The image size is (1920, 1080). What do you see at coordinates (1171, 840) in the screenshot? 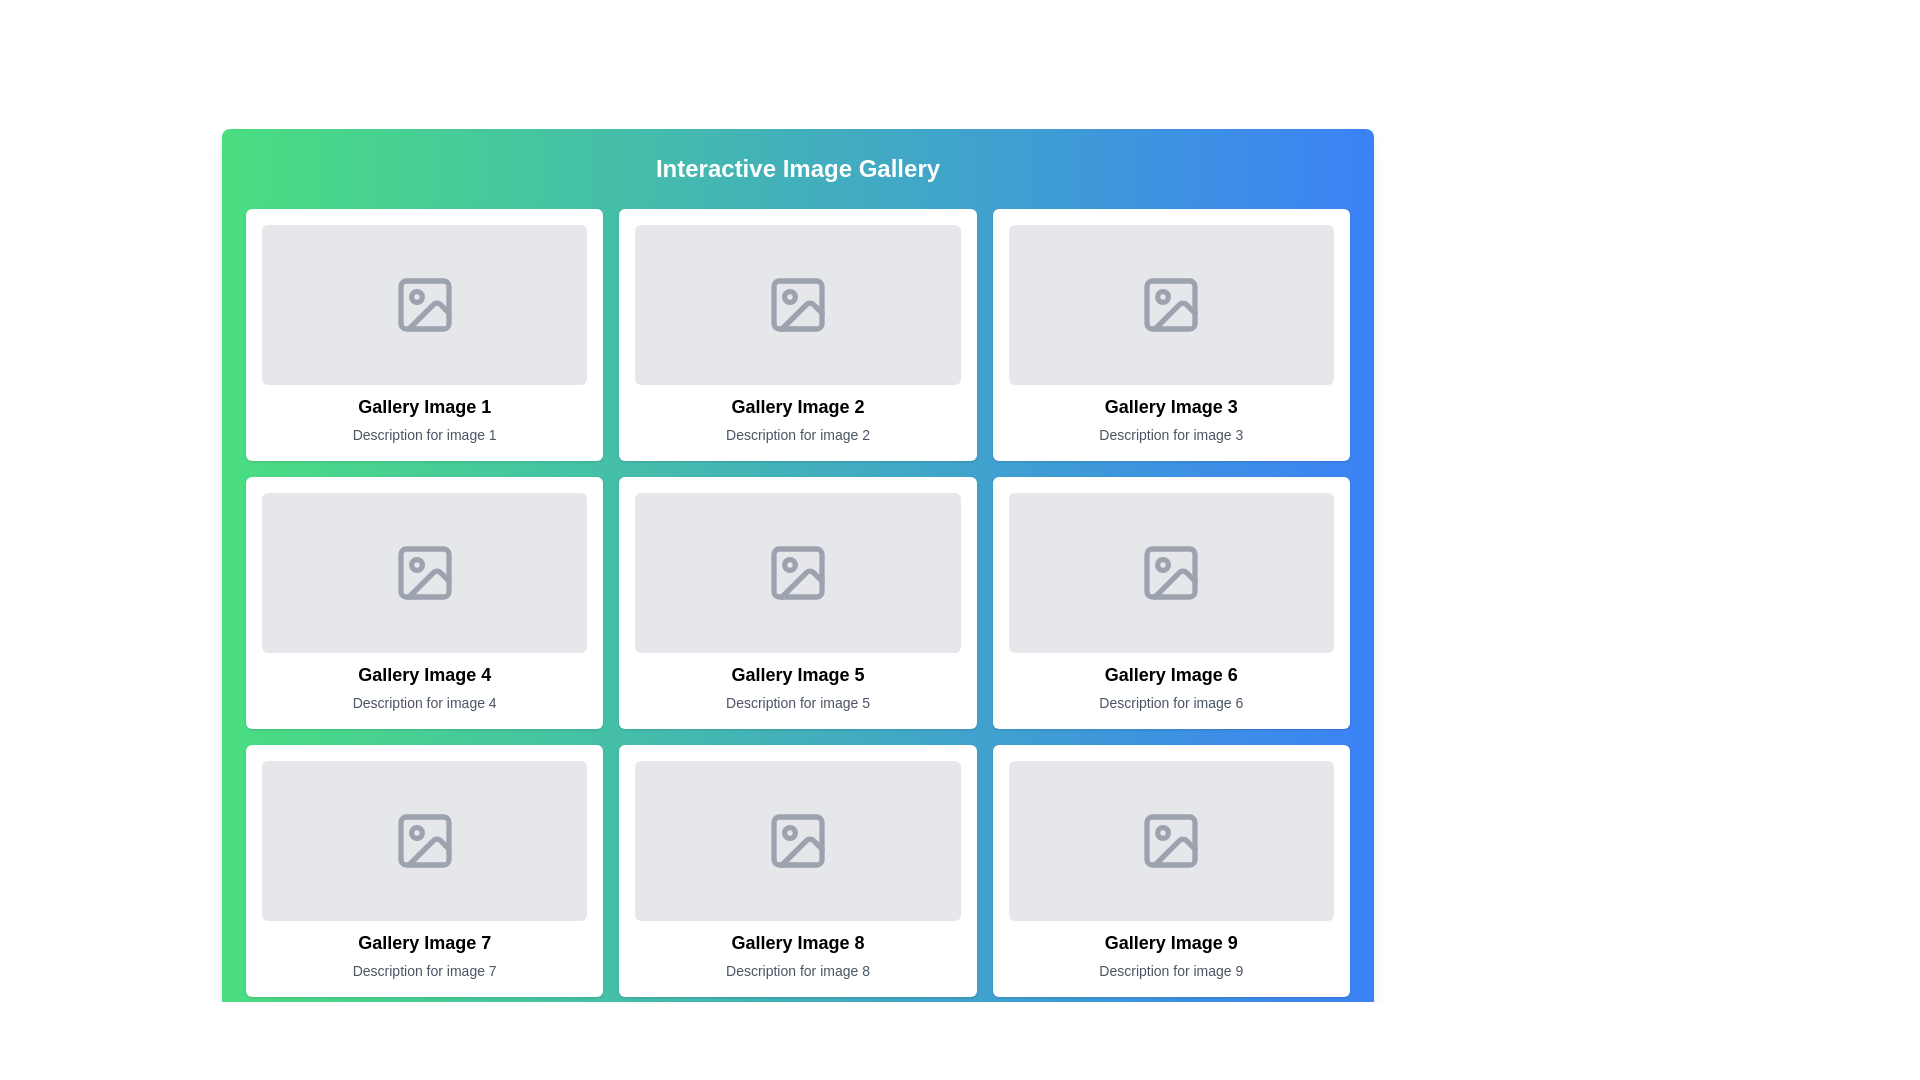
I see `the SVG image placeholder, which resembles a generic image icon with a gray color, located in the ninth cell of a 3x3 grid, directly above the text labeled 'Gallery Image 9'` at bounding box center [1171, 840].